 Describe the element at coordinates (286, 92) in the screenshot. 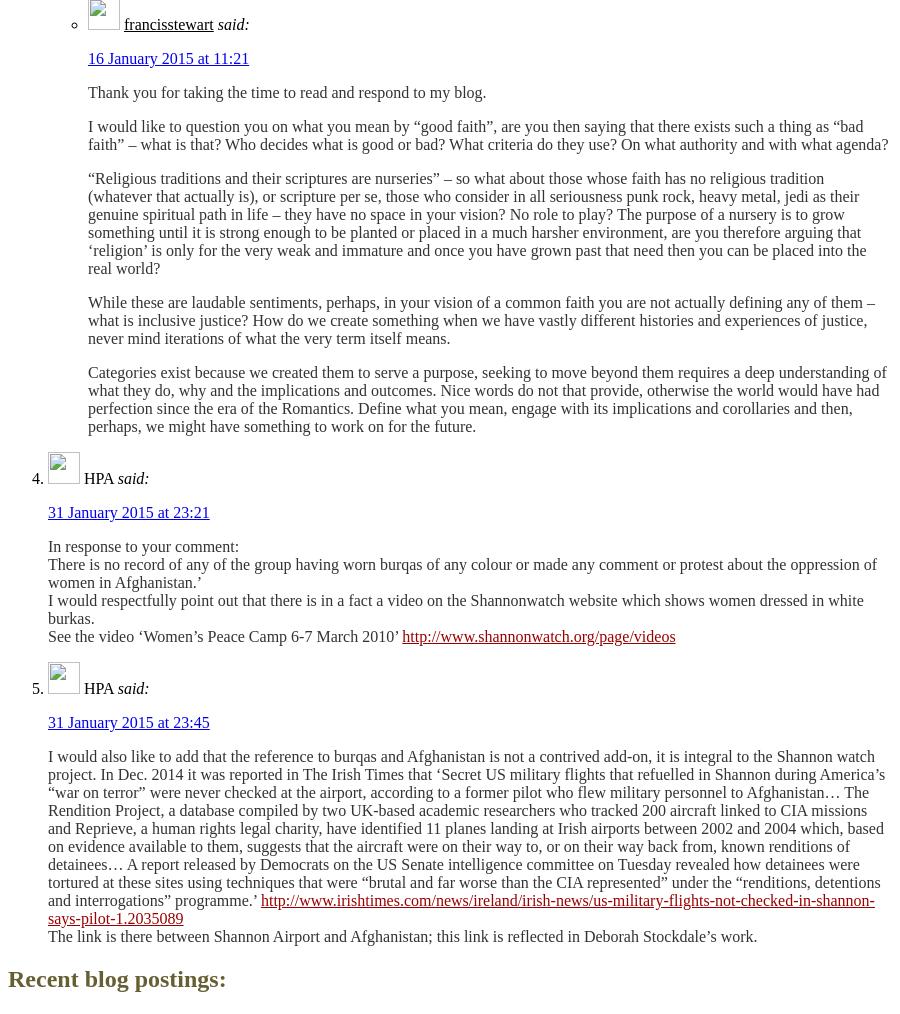

I see `'Thank you for taking the time to read and respond to my blog.'` at that location.